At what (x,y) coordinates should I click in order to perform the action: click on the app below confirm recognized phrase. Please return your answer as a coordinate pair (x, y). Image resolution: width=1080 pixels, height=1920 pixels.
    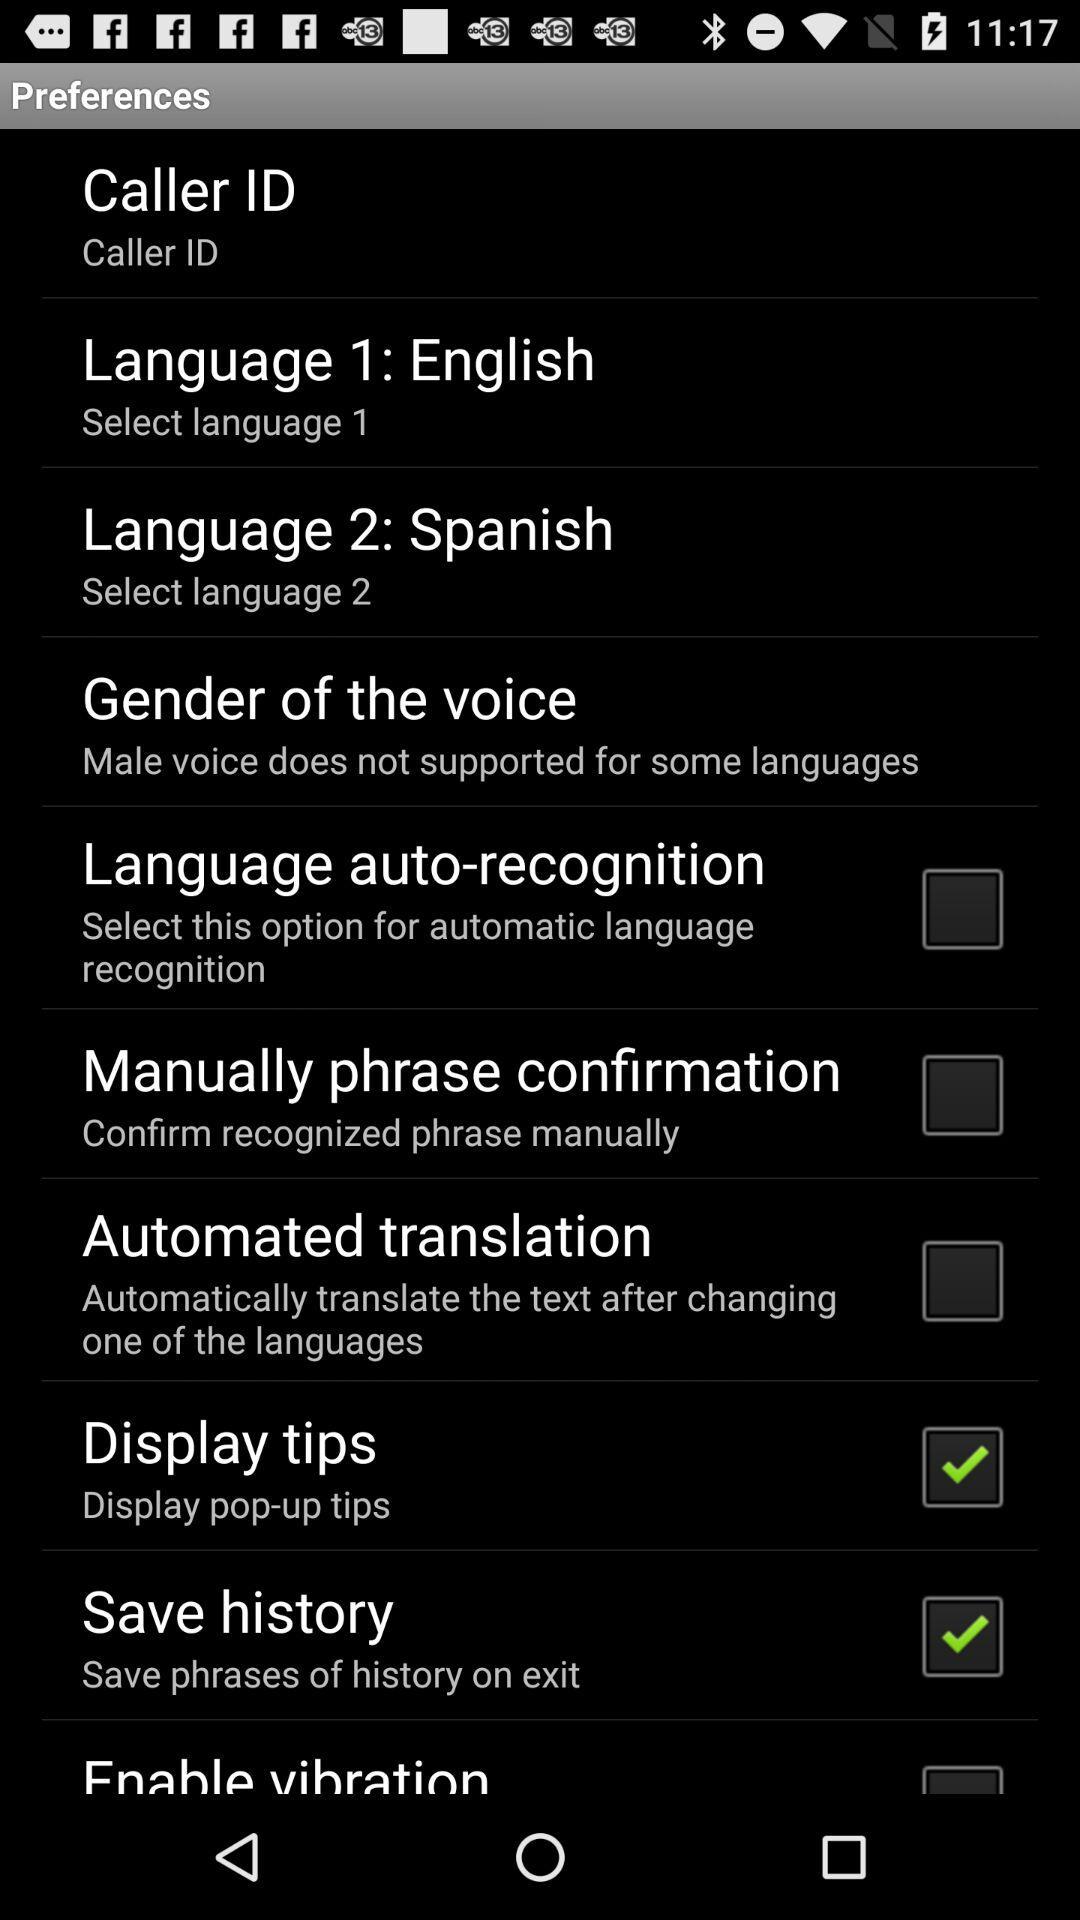
    Looking at the image, I should click on (367, 1232).